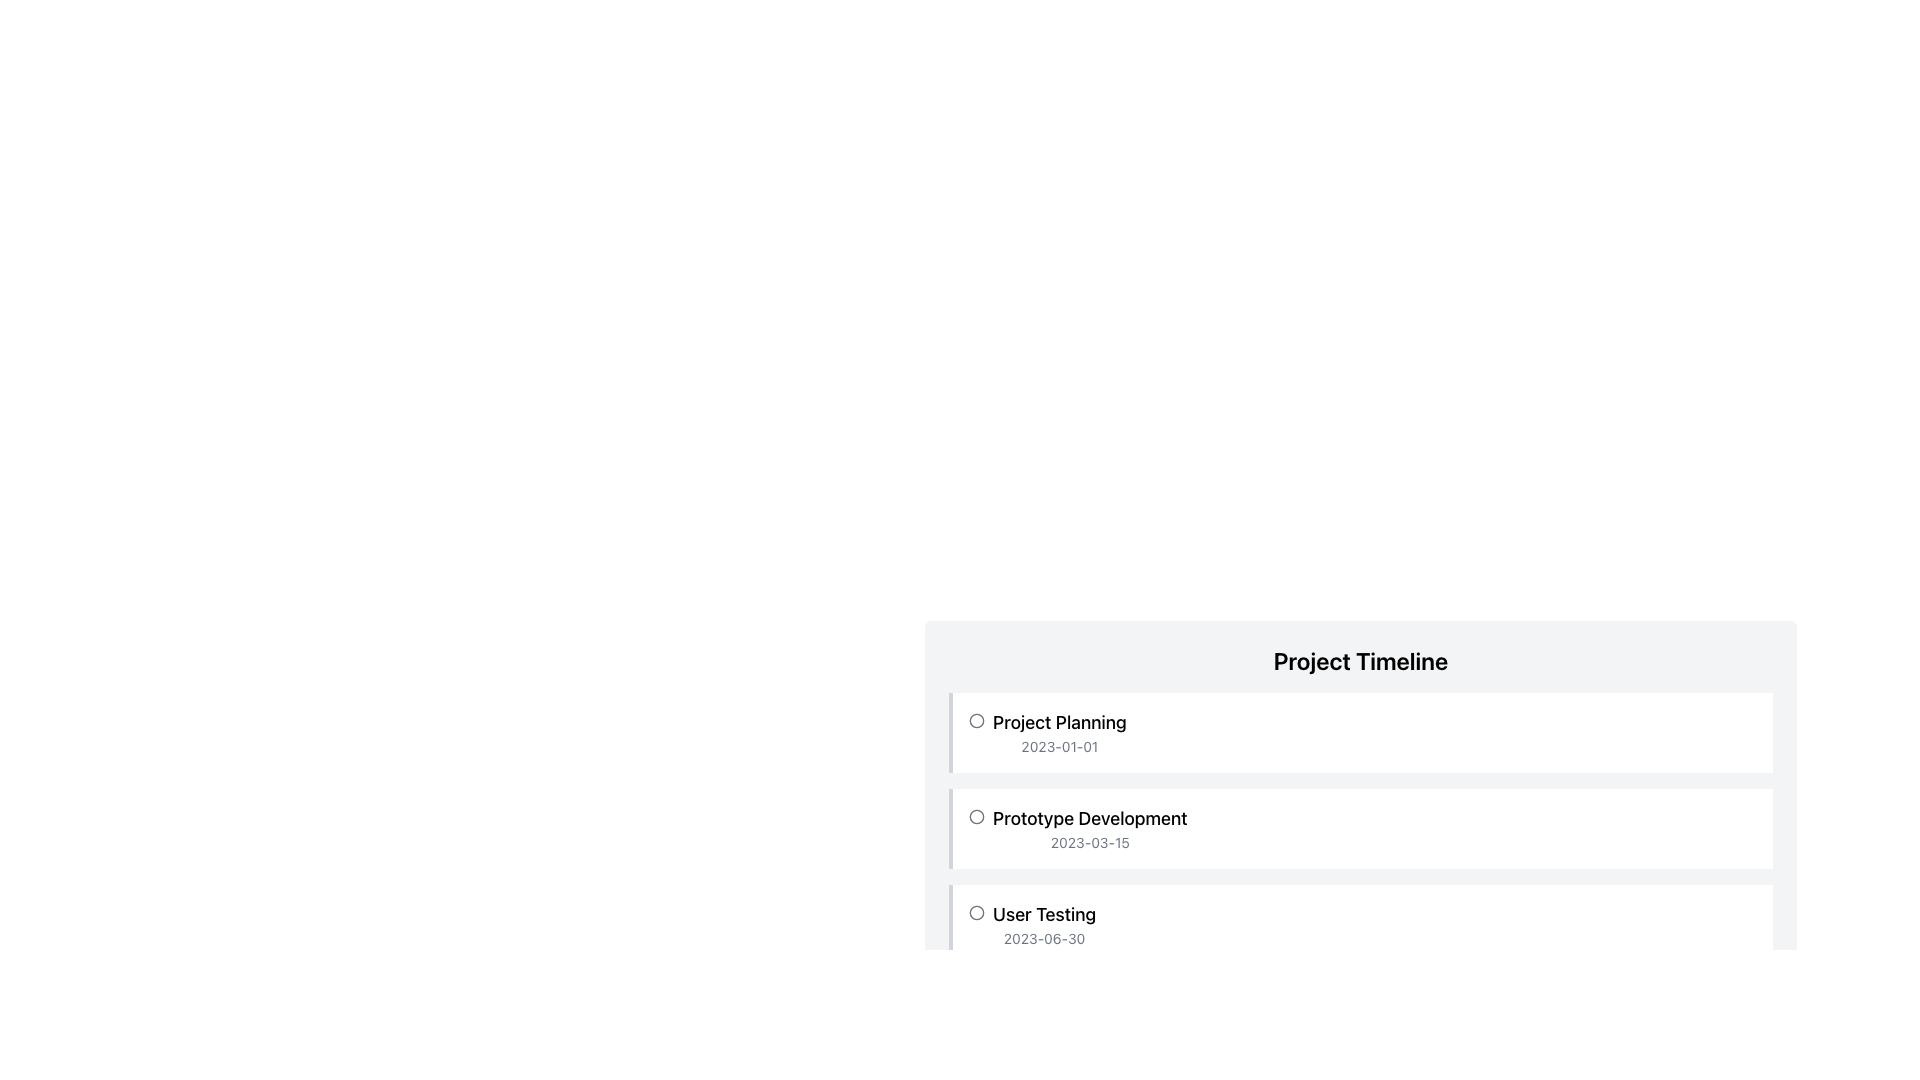 The height and width of the screenshot is (1080, 1920). I want to click on the text label that informs users of the associated date linked to the 'Prototype Development' project stage, located directly below the title 'Prototype Development', so click(1089, 843).